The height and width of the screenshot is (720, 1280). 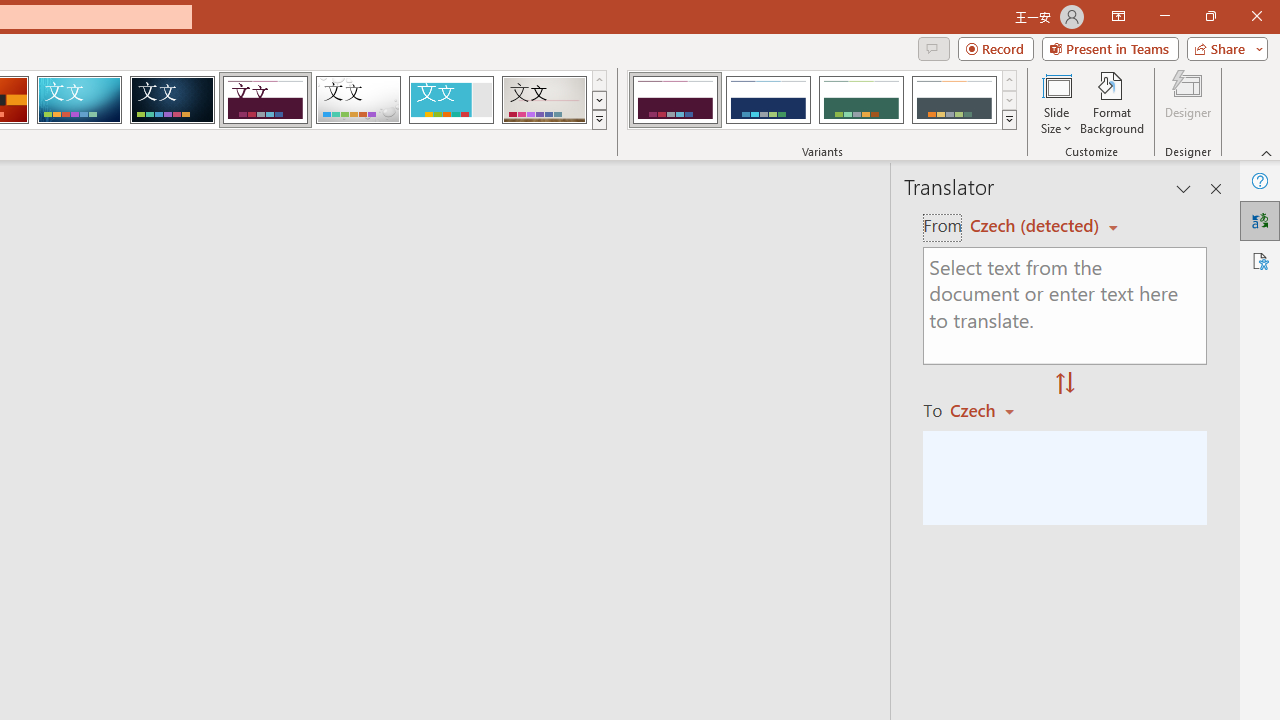 I want to click on 'Circuit', so click(x=79, y=100).